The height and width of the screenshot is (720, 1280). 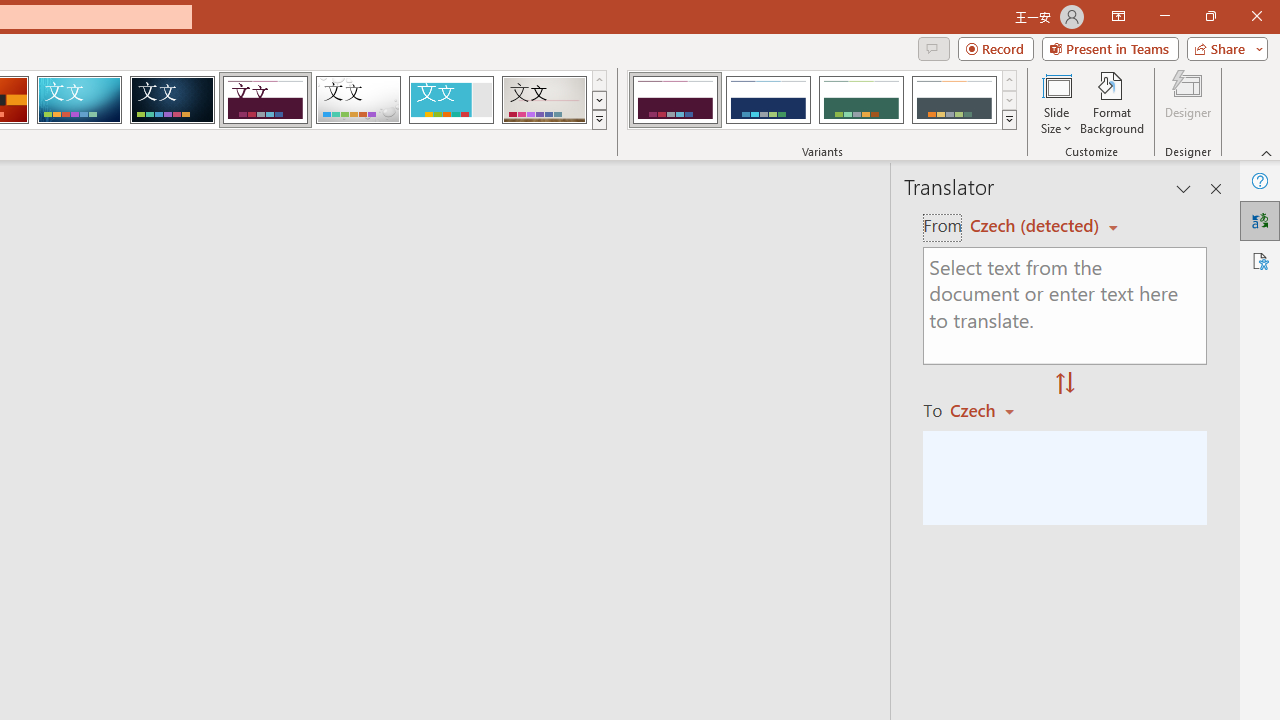 I want to click on 'Circuit', so click(x=79, y=100).